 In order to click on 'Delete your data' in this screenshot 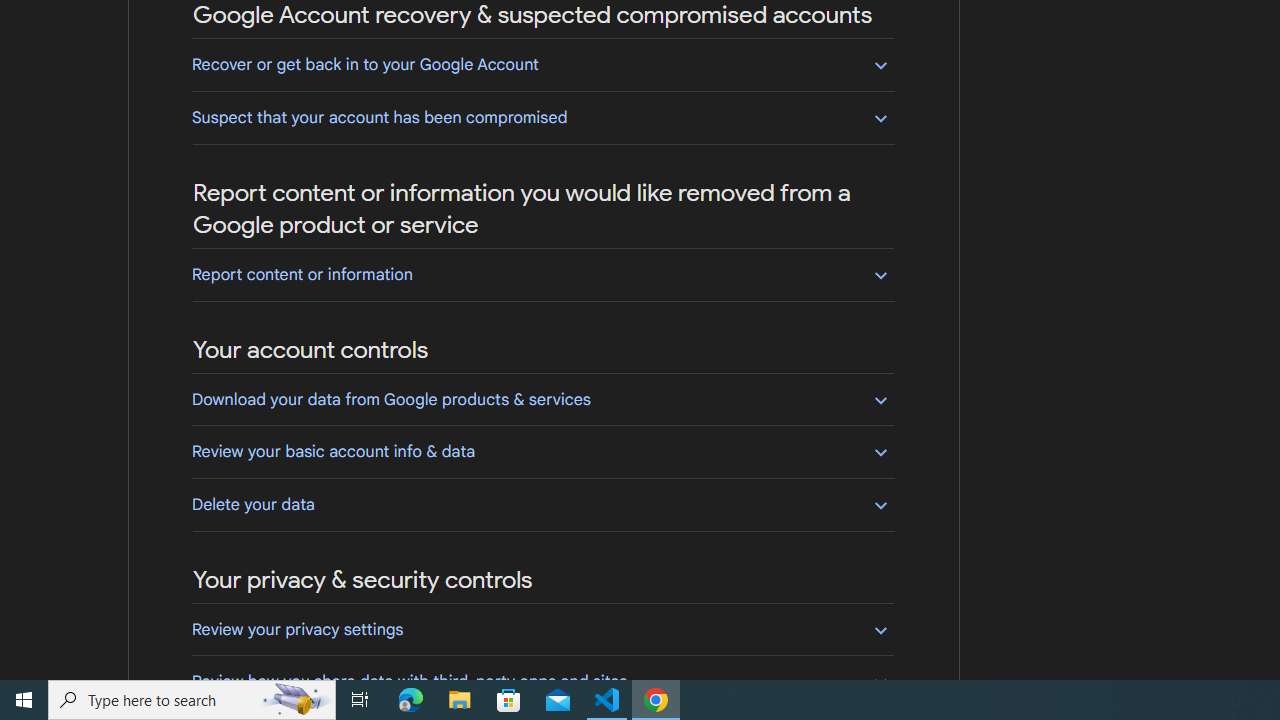, I will do `click(542, 503)`.